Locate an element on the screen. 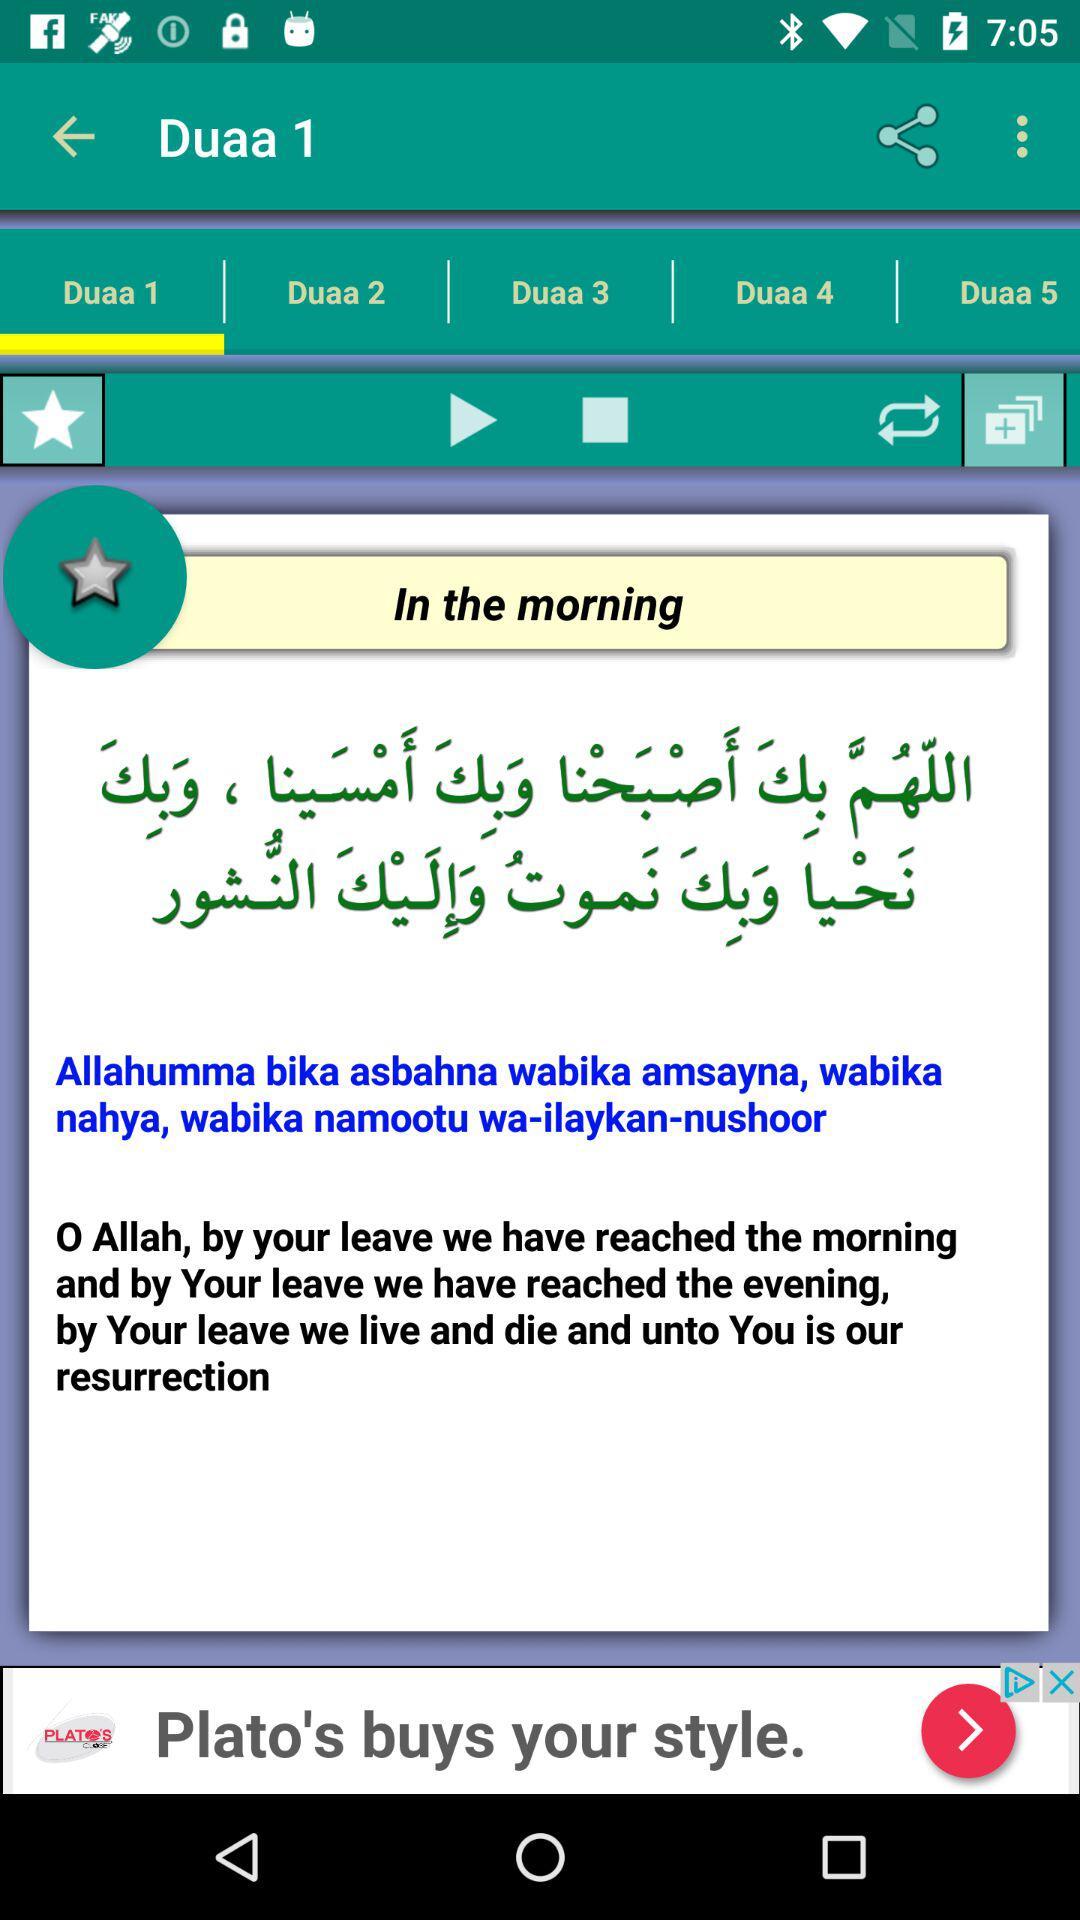 The image size is (1080, 1920). shuffle is located at coordinates (909, 419).